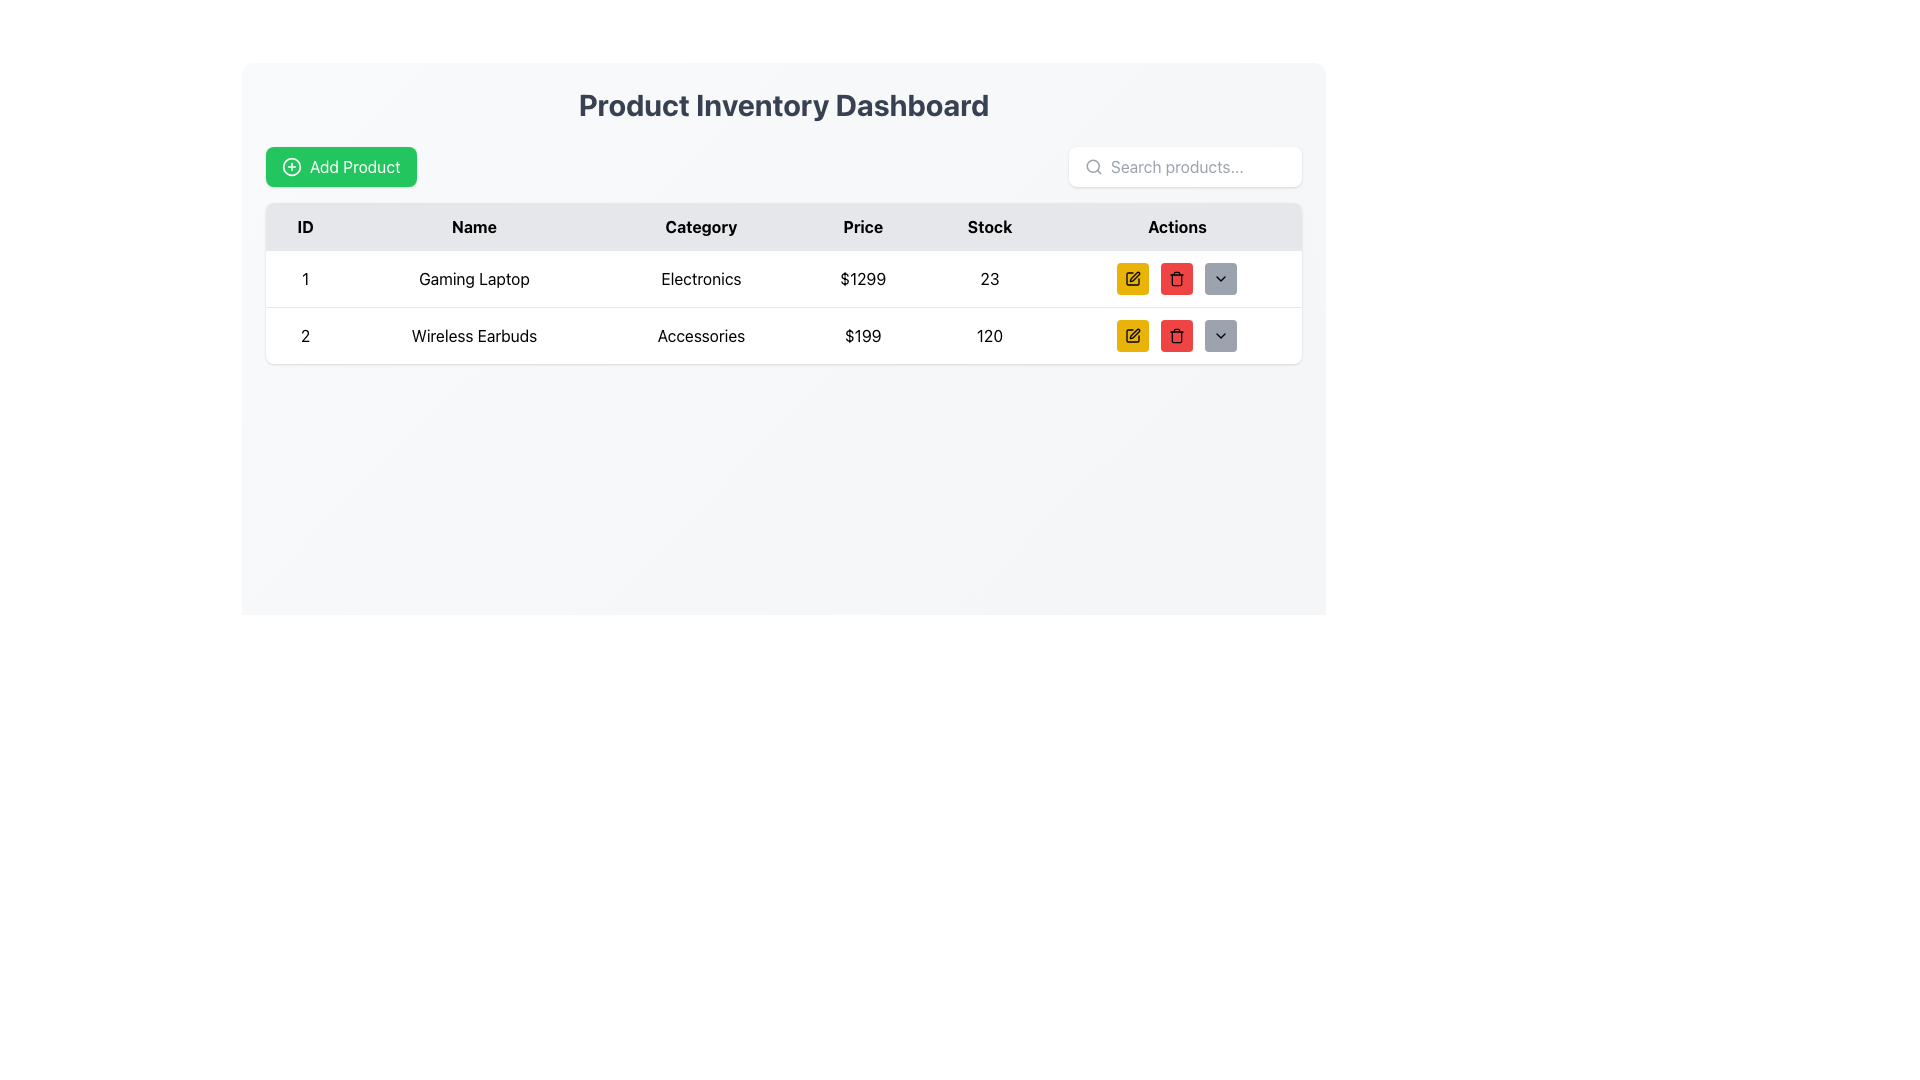 The image size is (1920, 1080). Describe the element at coordinates (1177, 336) in the screenshot. I see `the trash can icon button located in the second row of the 'Actions' column to initiate a delete action` at that location.